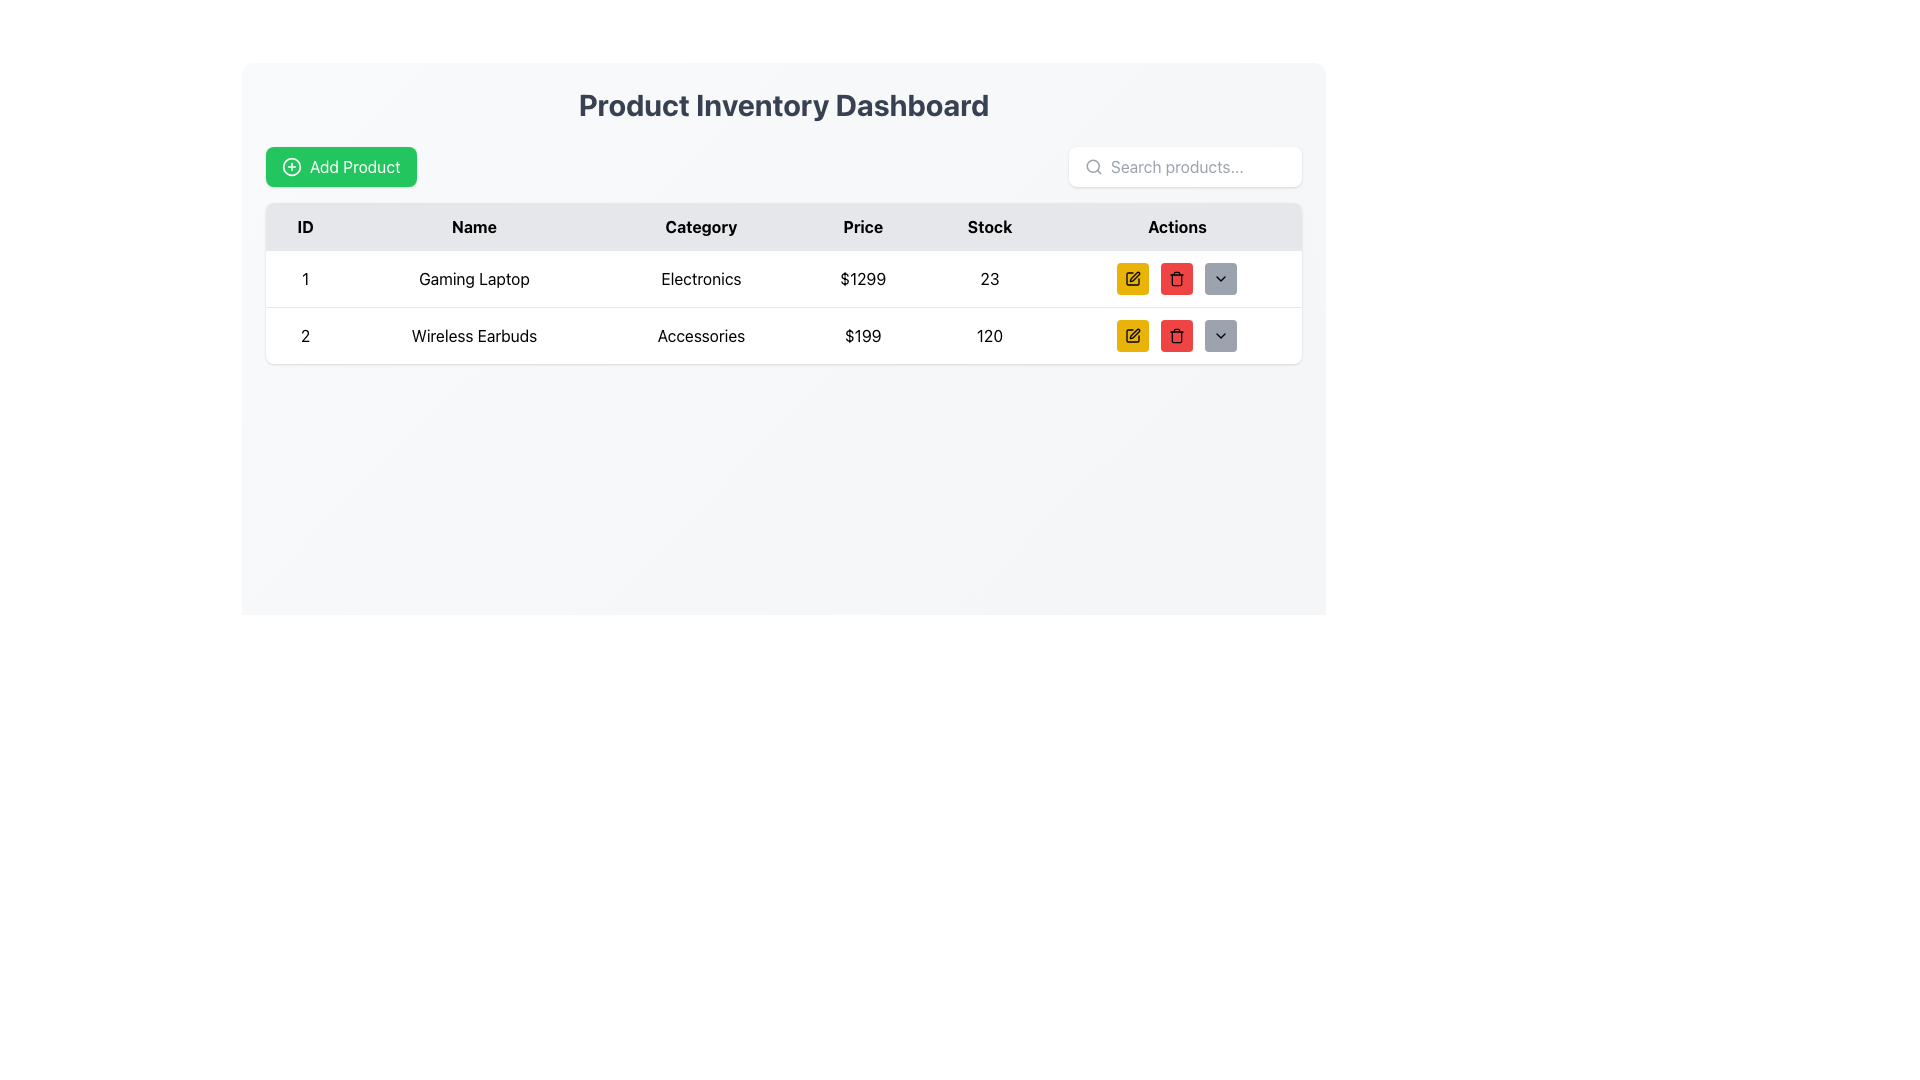 The image size is (1920, 1080). Describe the element at coordinates (1177, 336) in the screenshot. I see `the trash can icon button located in the second row of the 'Actions' column to initiate a delete action` at that location.